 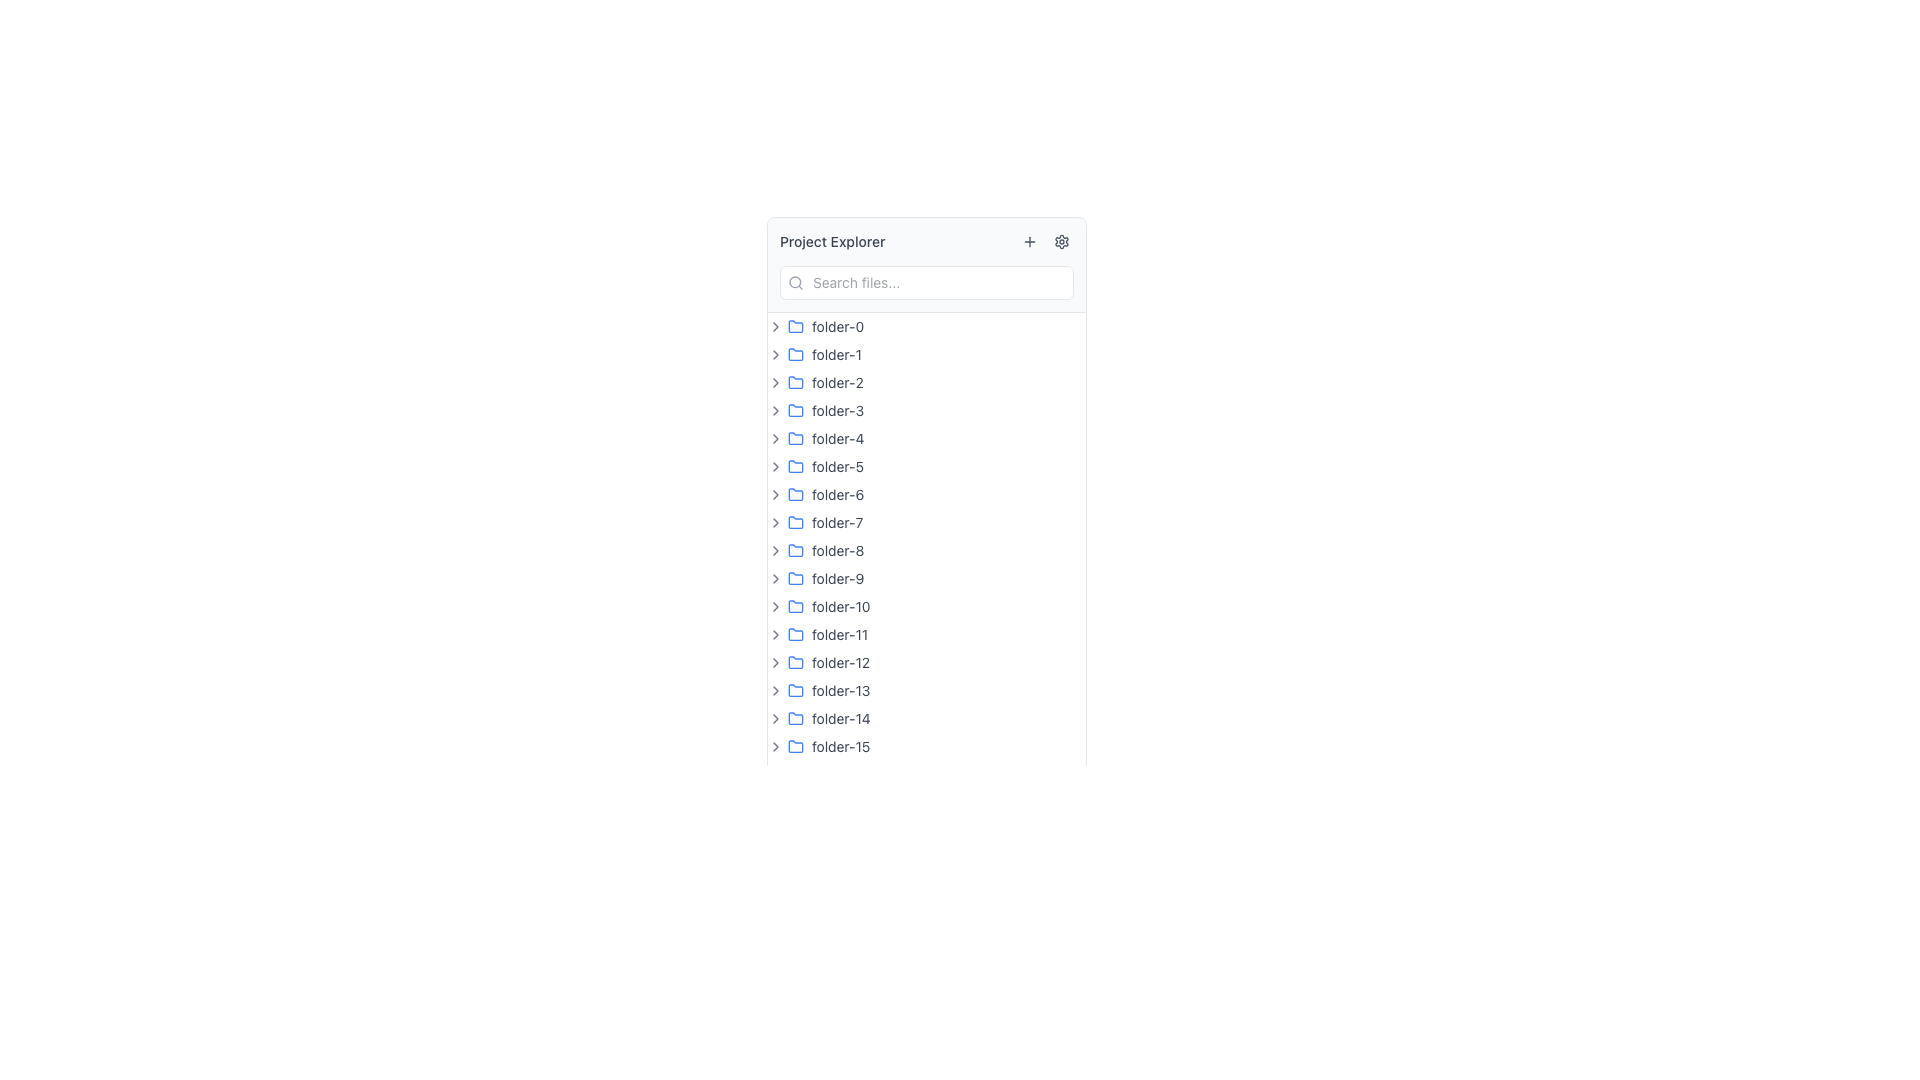 What do you see at coordinates (838, 578) in the screenshot?
I see `the text label displaying 'folder-9', which is styled in a small gray font and positioned in a vertical list of folders` at bounding box center [838, 578].